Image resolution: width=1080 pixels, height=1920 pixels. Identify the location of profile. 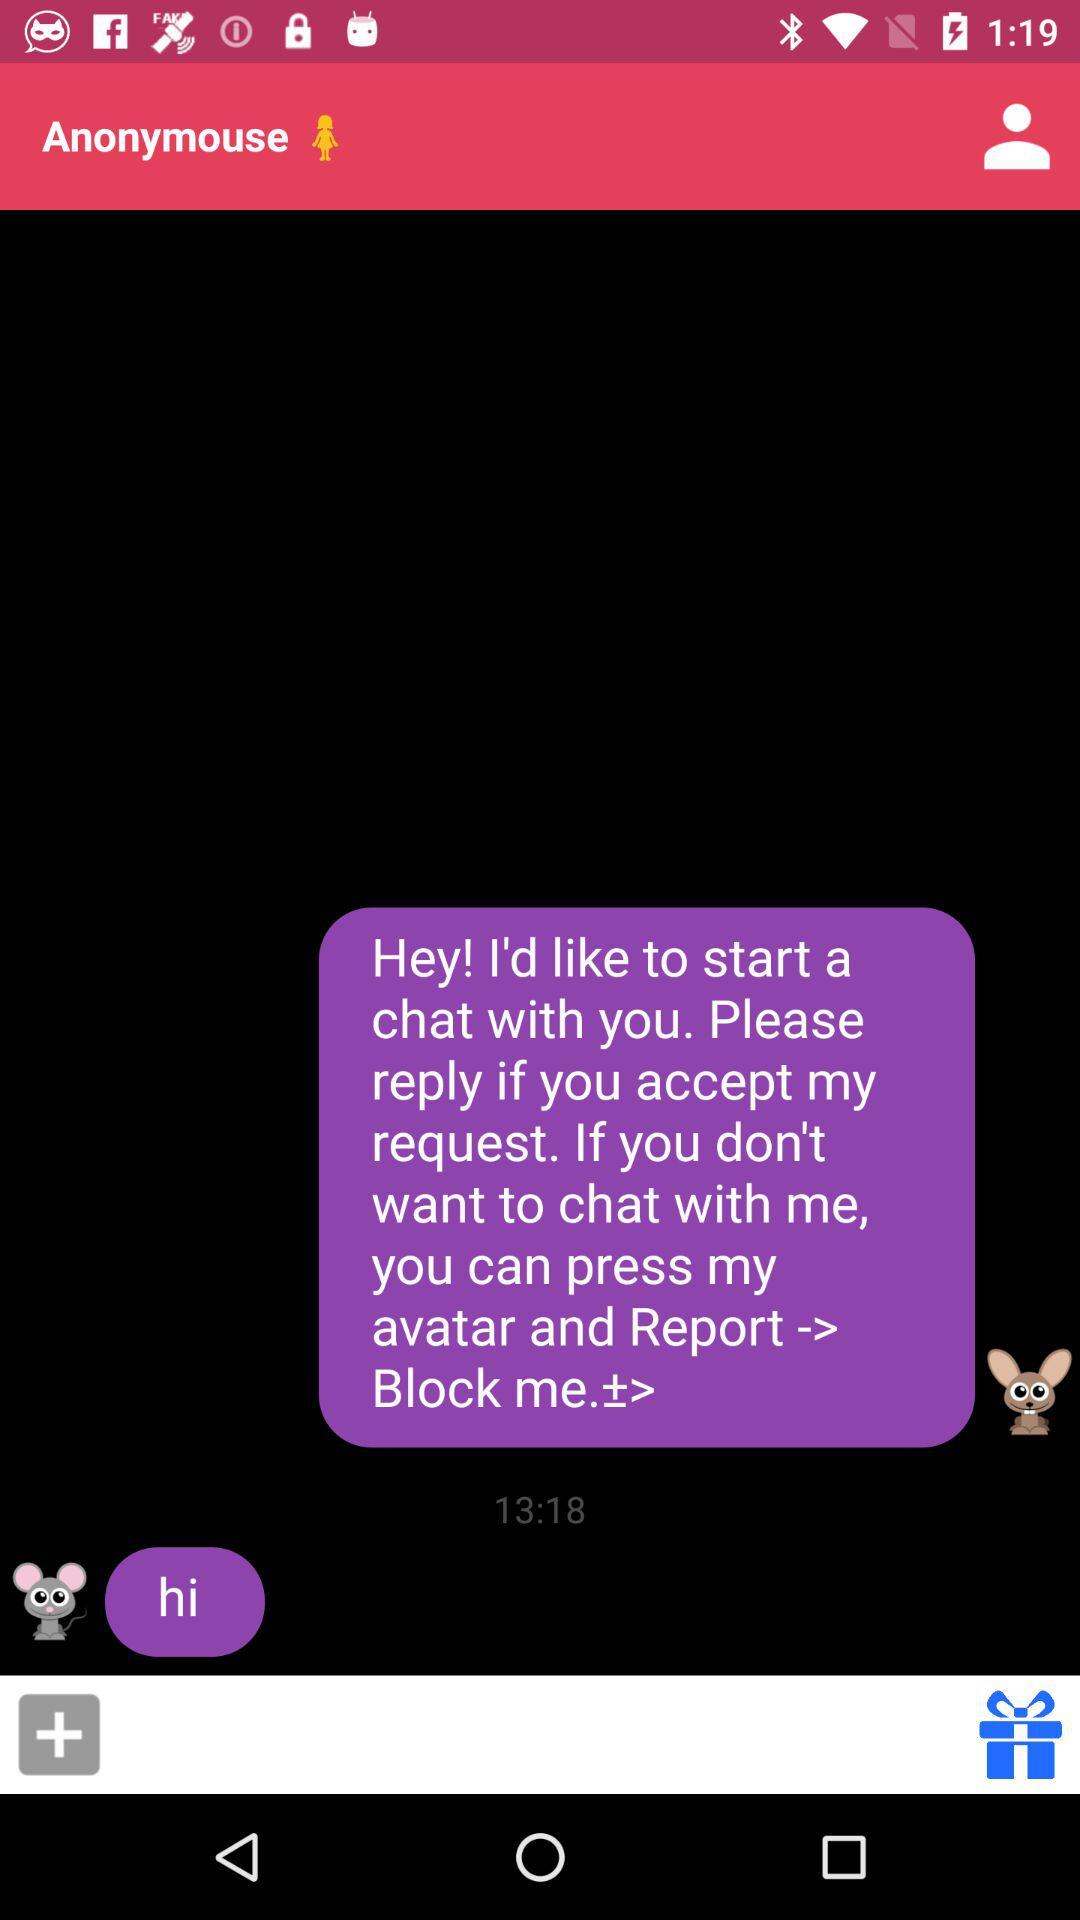
(49, 1601).